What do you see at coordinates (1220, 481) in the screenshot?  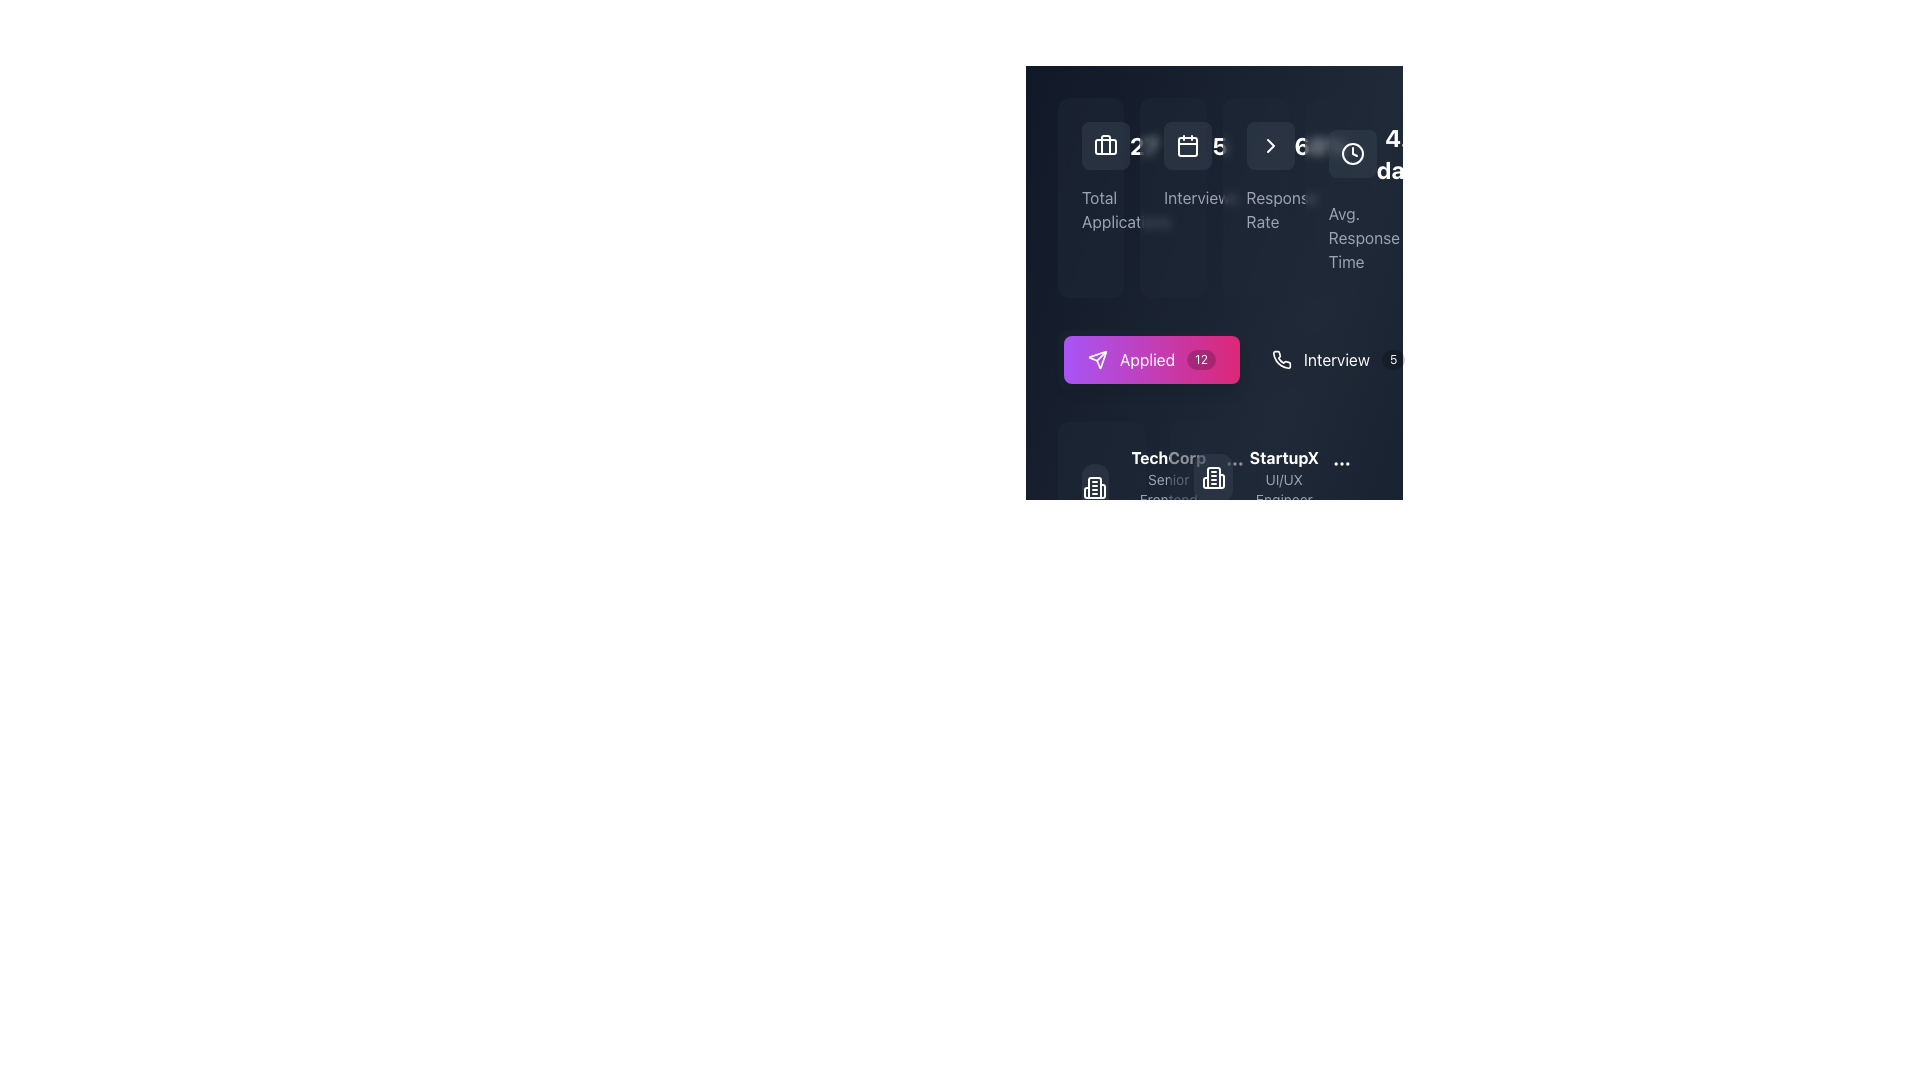 I see `the Decorative vector component located within the building icon, which resembles a side of a door or window and is positioned towards the right side among other vertical lines` at bounding box center [1220, 481].